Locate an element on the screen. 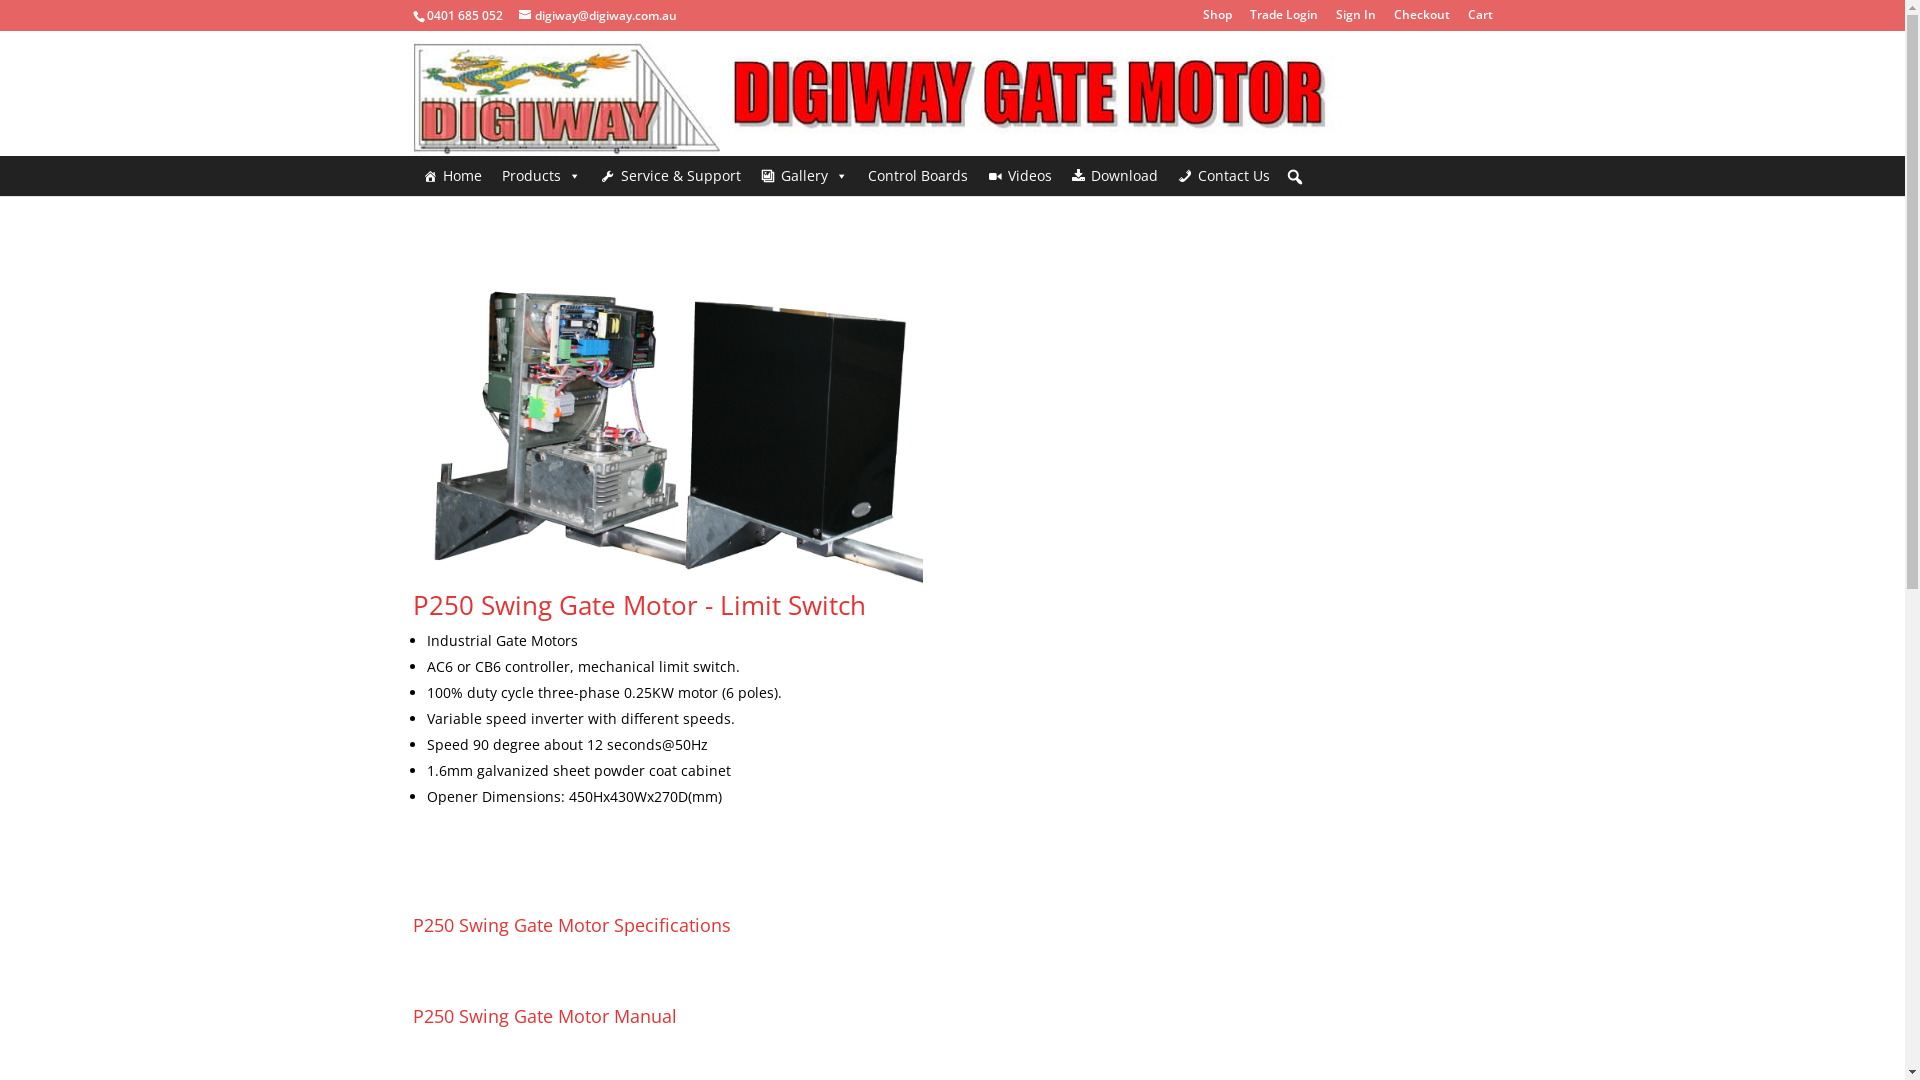 The width and height of the screenshot is (1920, 1080). 'Shop' is located at coordinates (1200, 19).